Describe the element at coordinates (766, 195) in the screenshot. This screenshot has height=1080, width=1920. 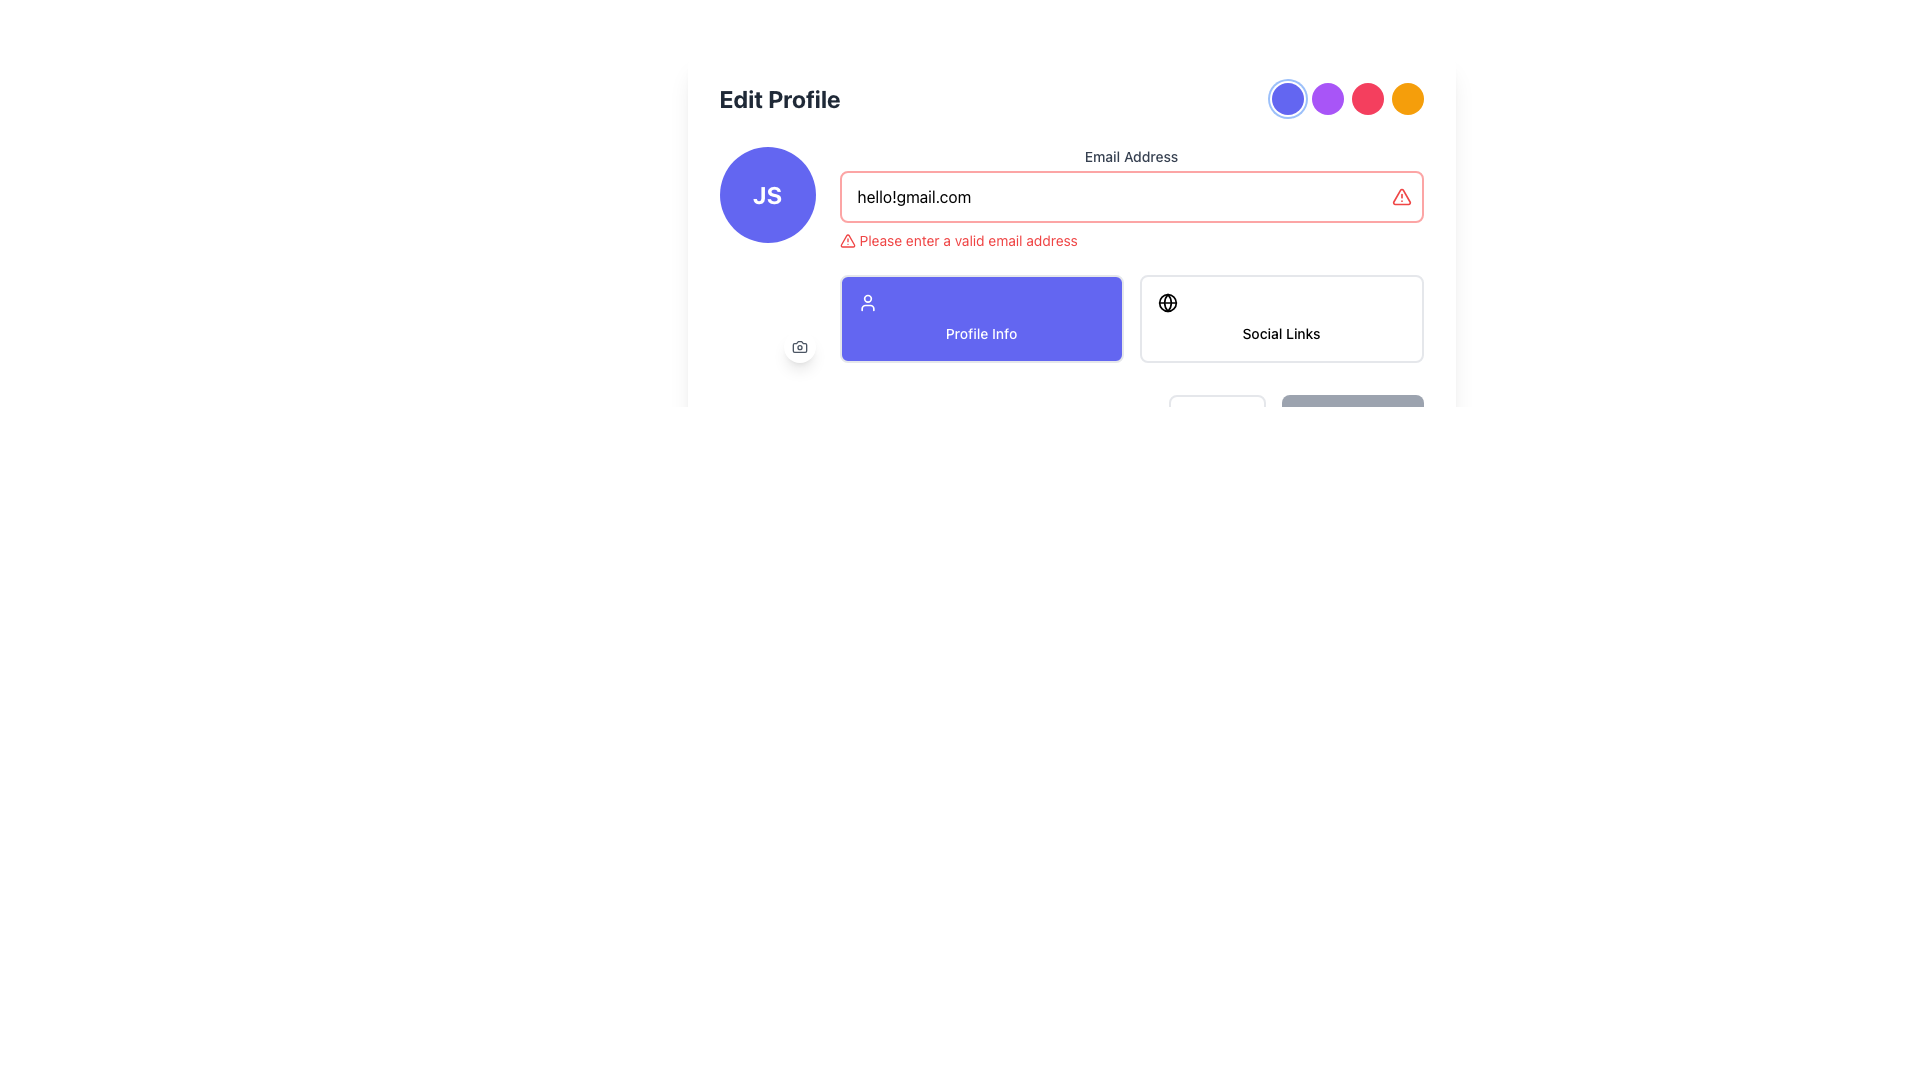
I see `the circular avatar or profile icon with a purple background and white 'JS' text, located to the left of the email input field in the Edit Profile section` at that location.